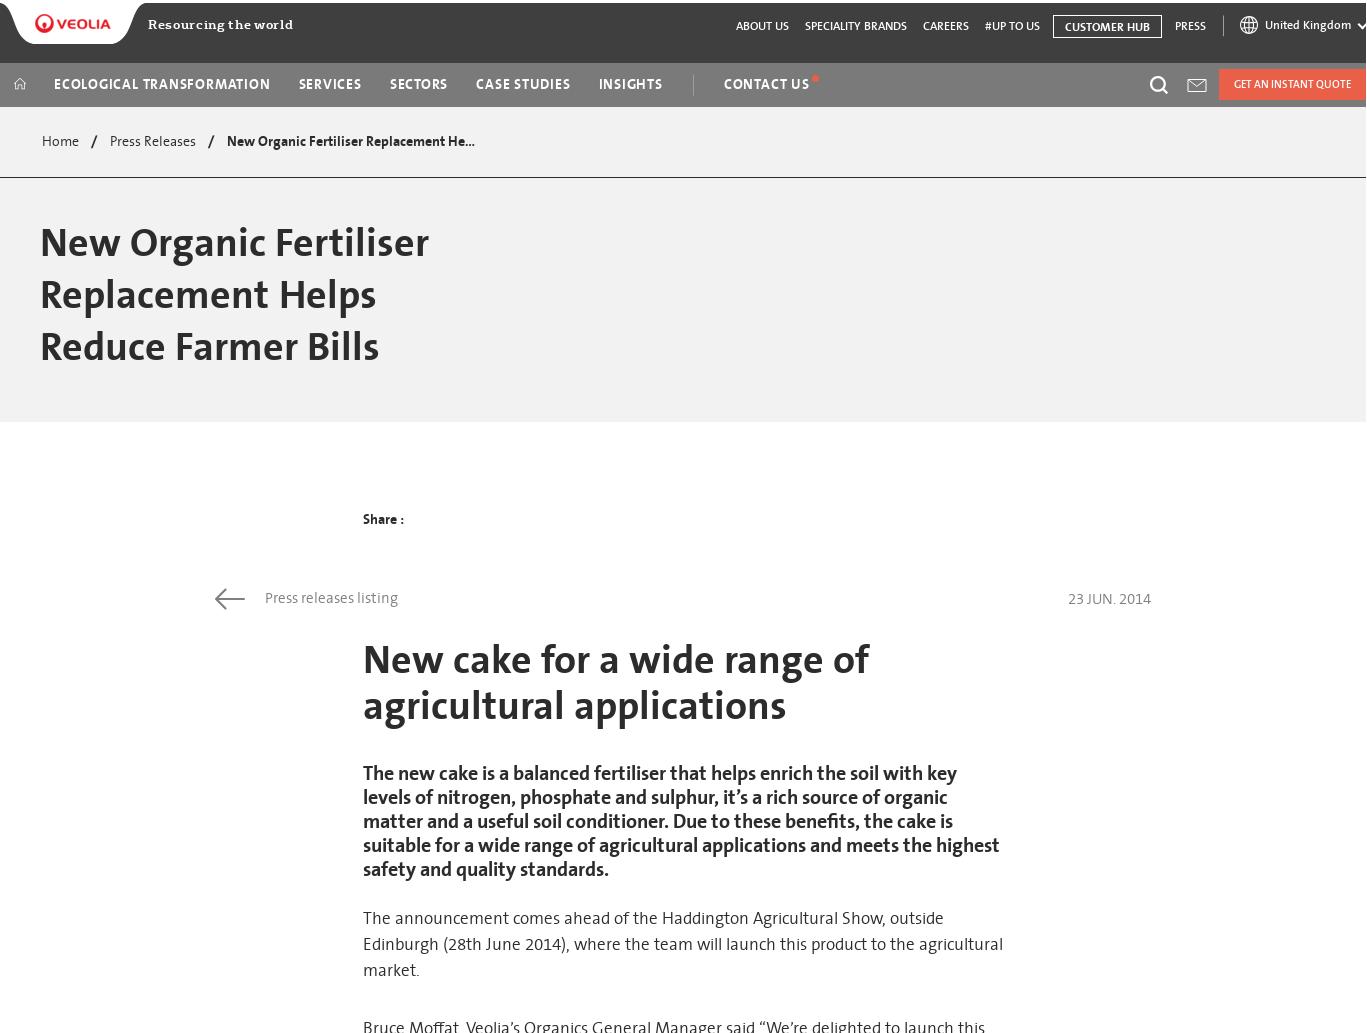 The image size is (1367, 1033). I want to click on 'Press Releases', so click(151, 141).